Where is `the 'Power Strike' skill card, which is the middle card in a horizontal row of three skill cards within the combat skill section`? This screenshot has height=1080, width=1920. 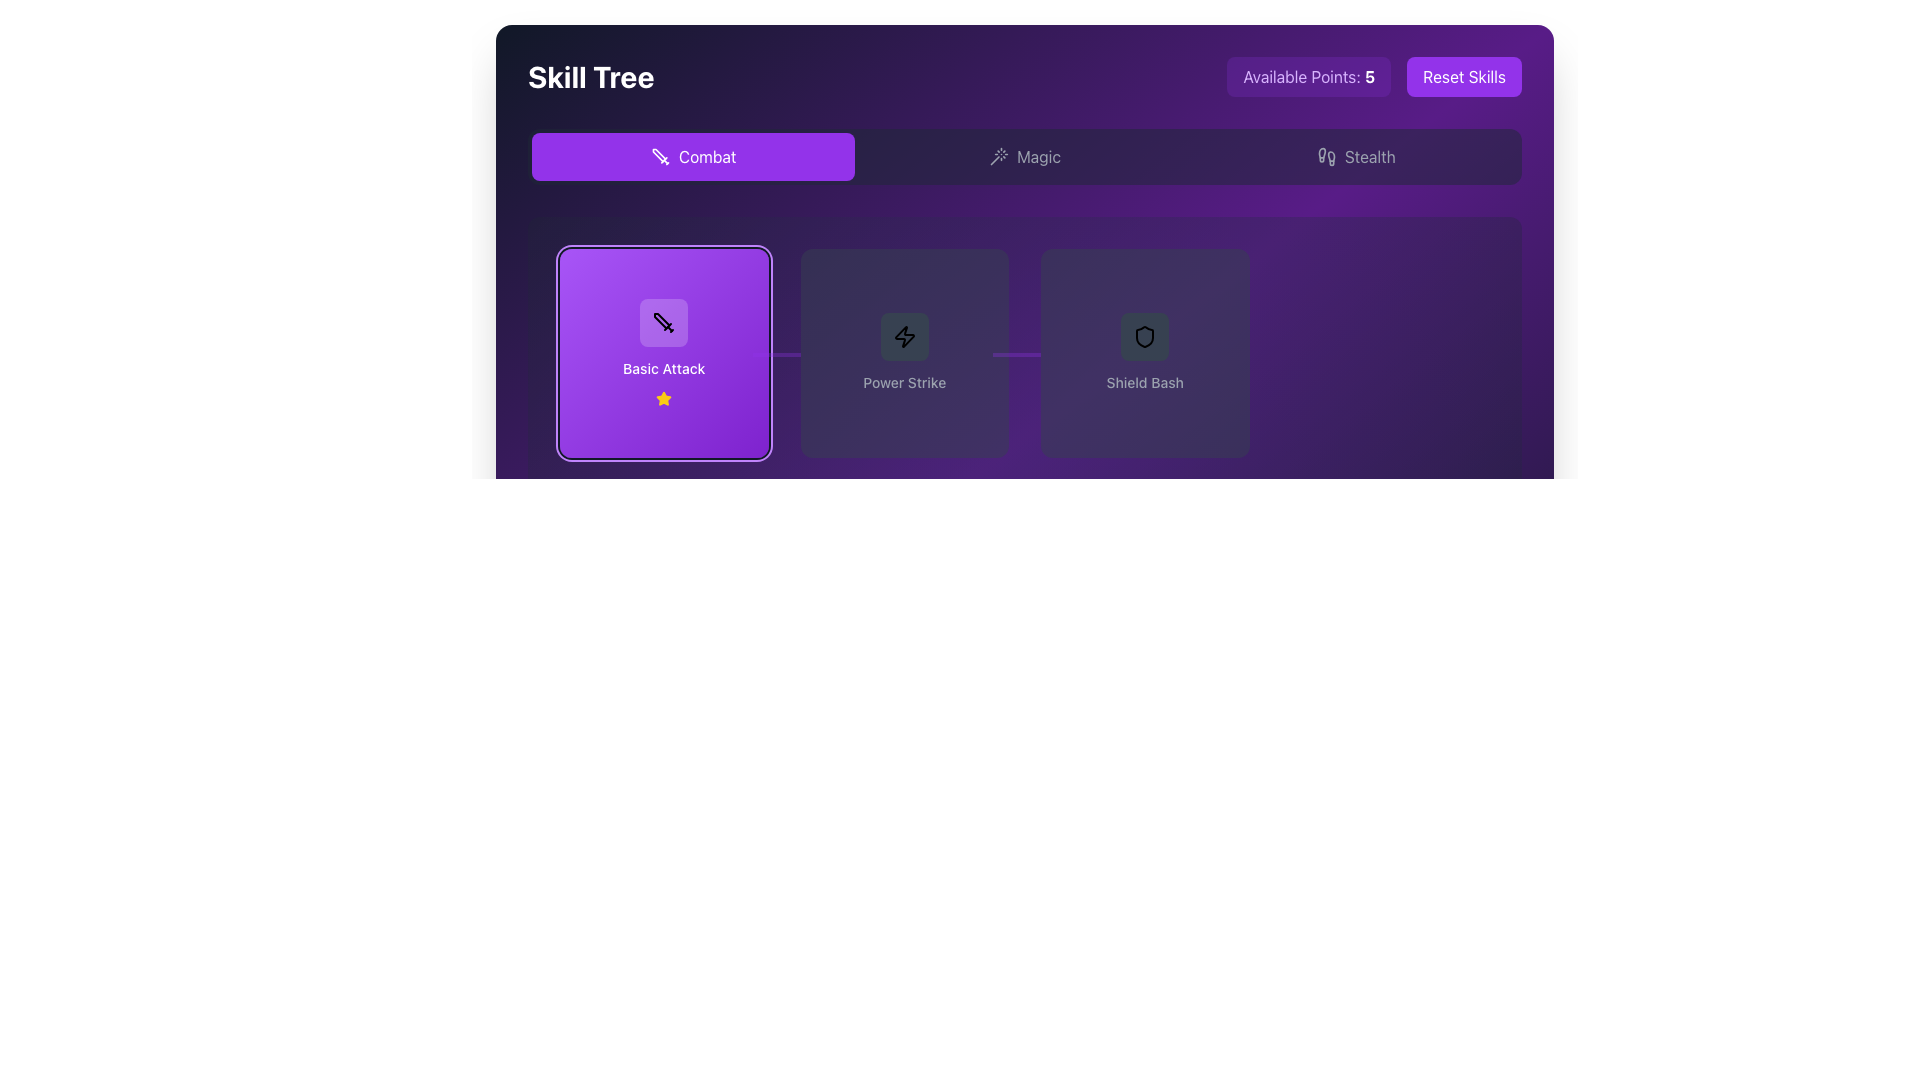 the 'Power Strike' skill card, which is the middle card in a horizontal row of three skill cards within the combat skill section is located at coordinates (903, 352).